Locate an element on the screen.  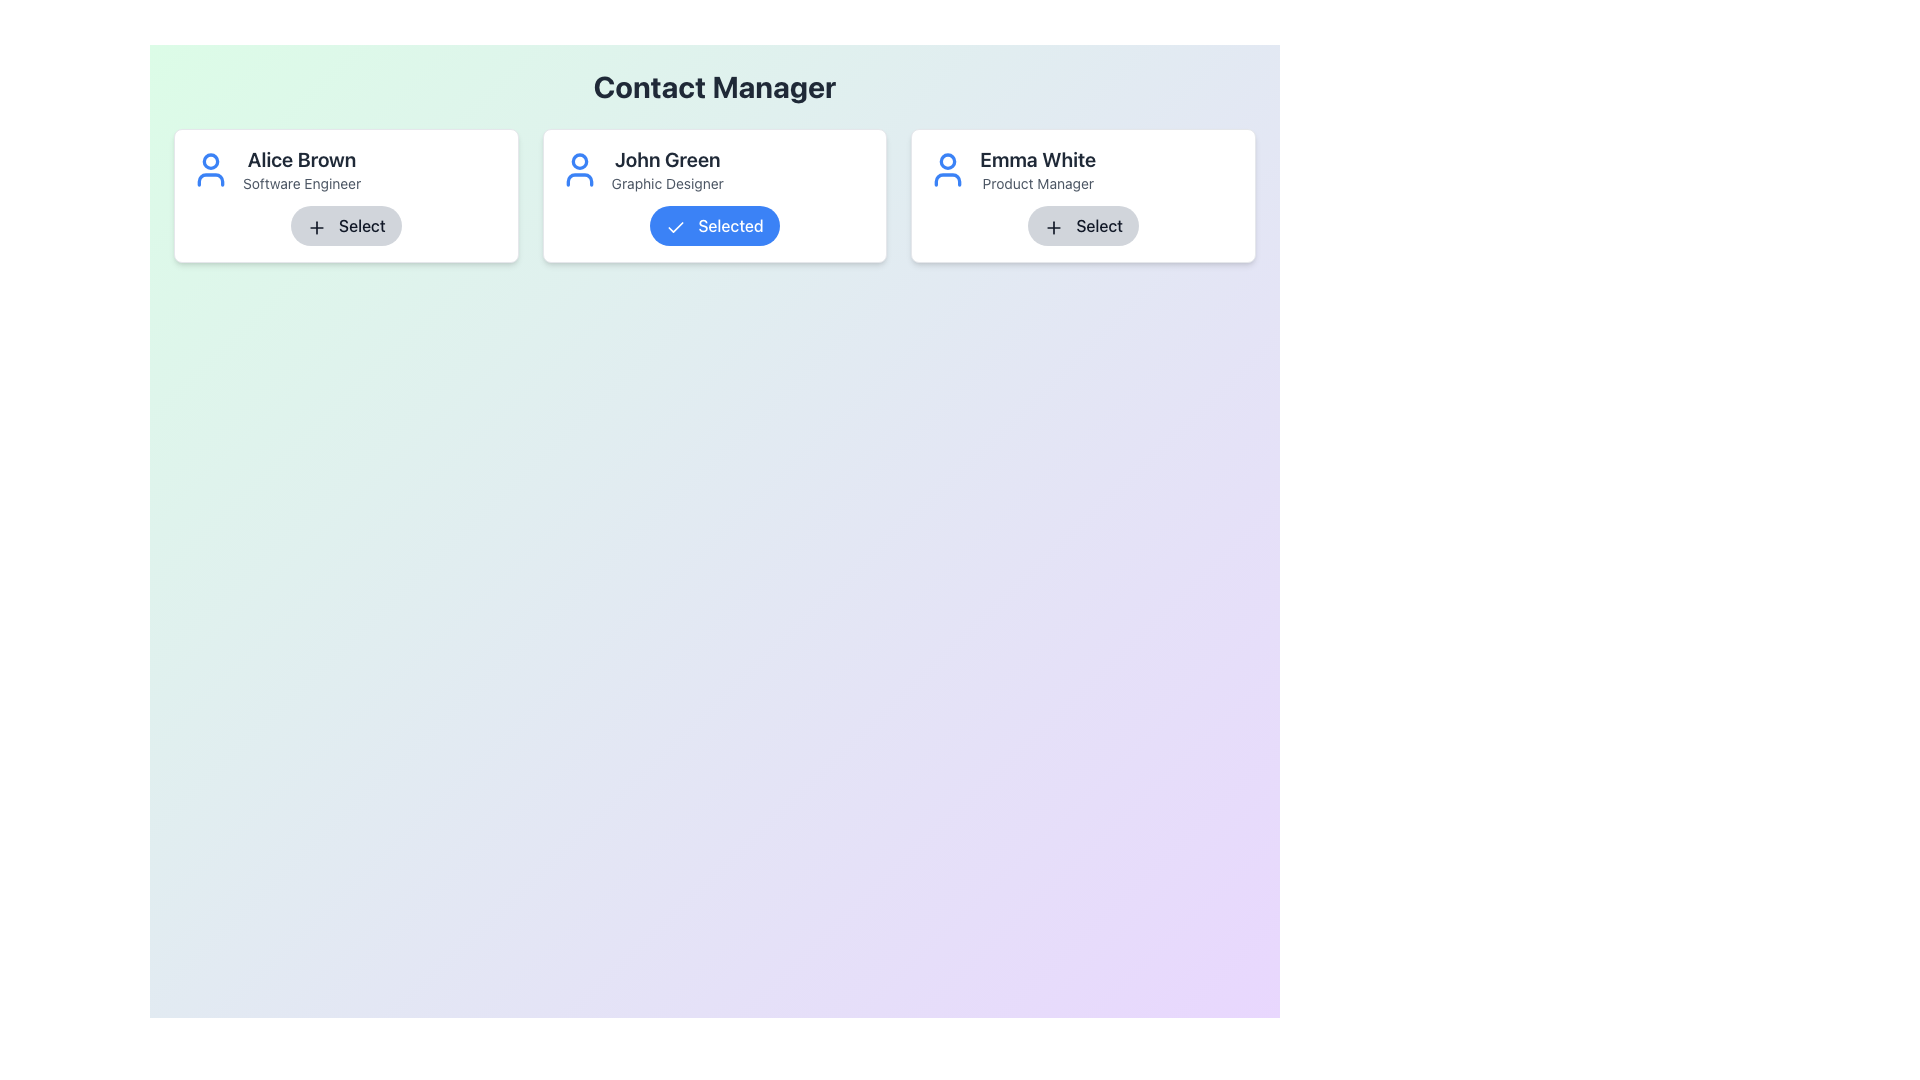
the 'Software Engineer' text label located beneath 'Alice Brown' in the first card on the left is located at coordinates (301, 184).